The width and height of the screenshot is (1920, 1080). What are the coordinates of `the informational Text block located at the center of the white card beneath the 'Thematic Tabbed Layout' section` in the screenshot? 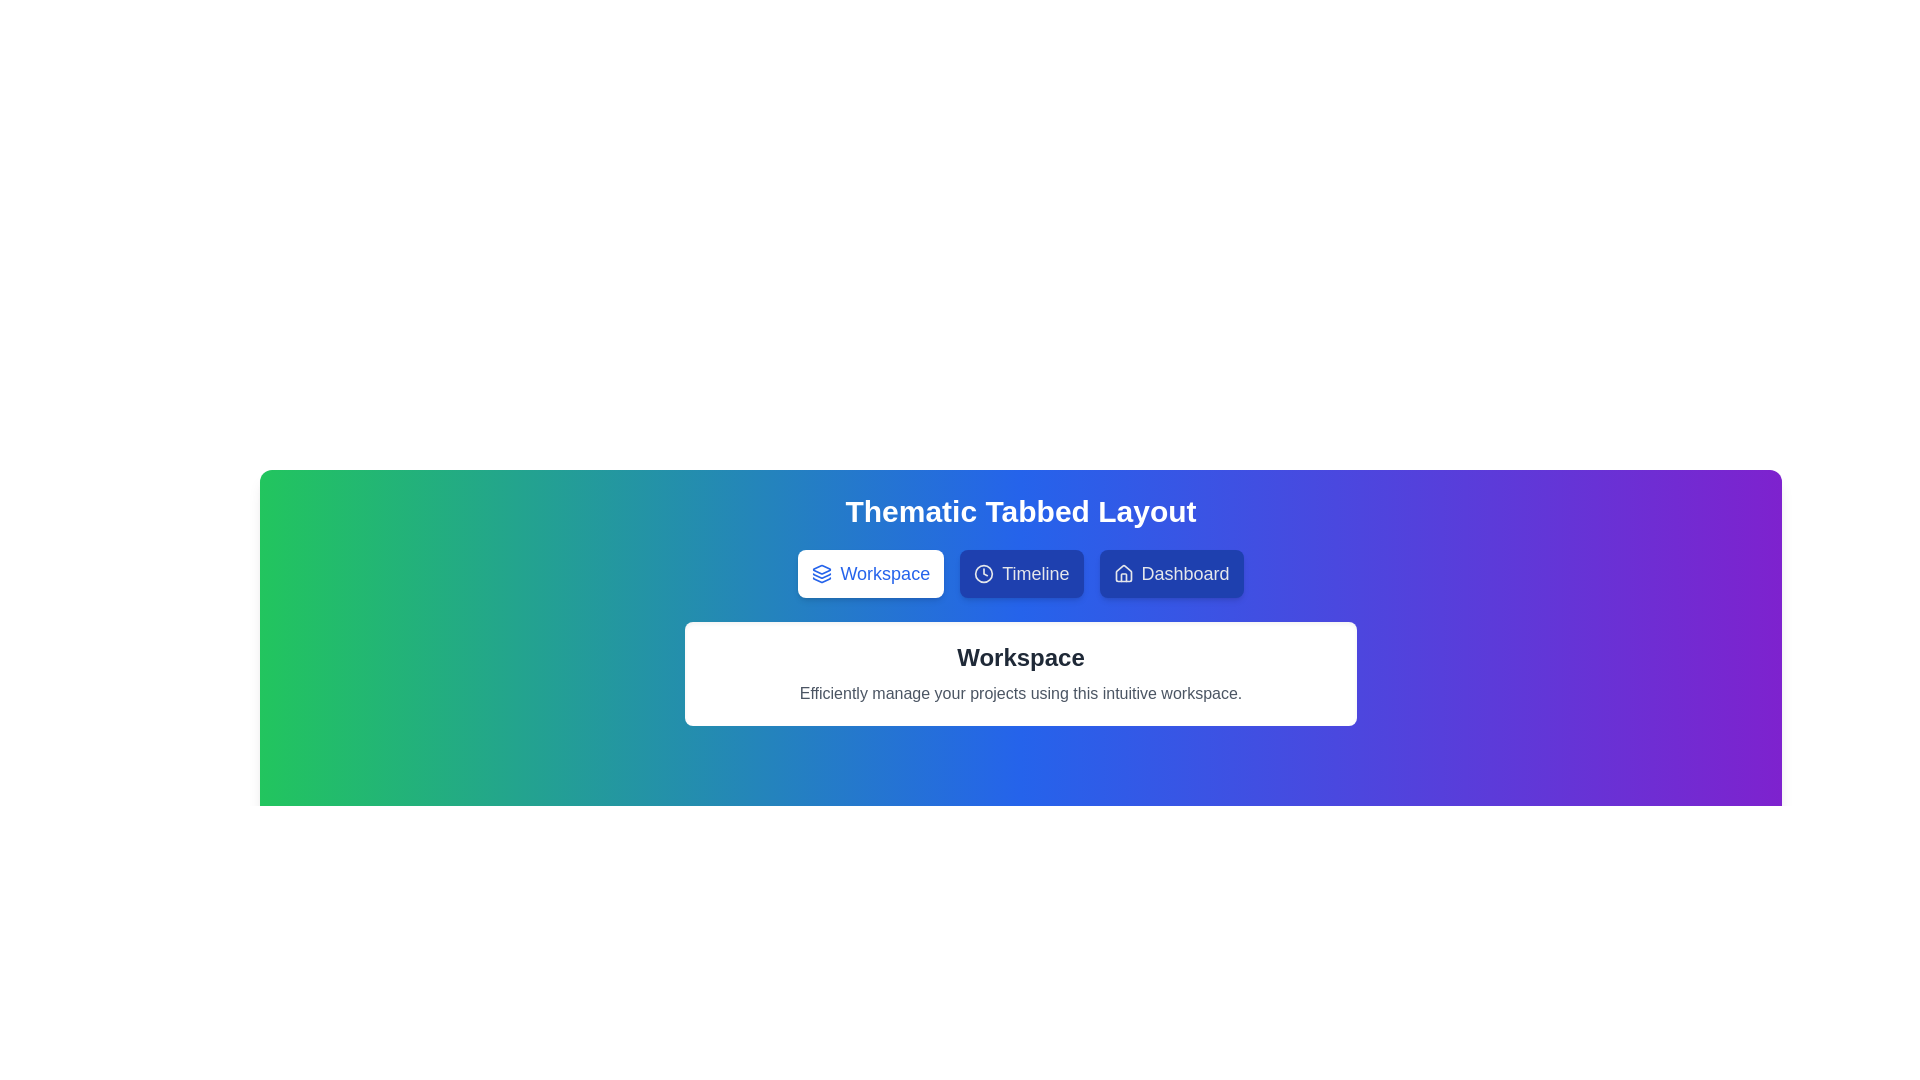 It's located at (1021, 674).